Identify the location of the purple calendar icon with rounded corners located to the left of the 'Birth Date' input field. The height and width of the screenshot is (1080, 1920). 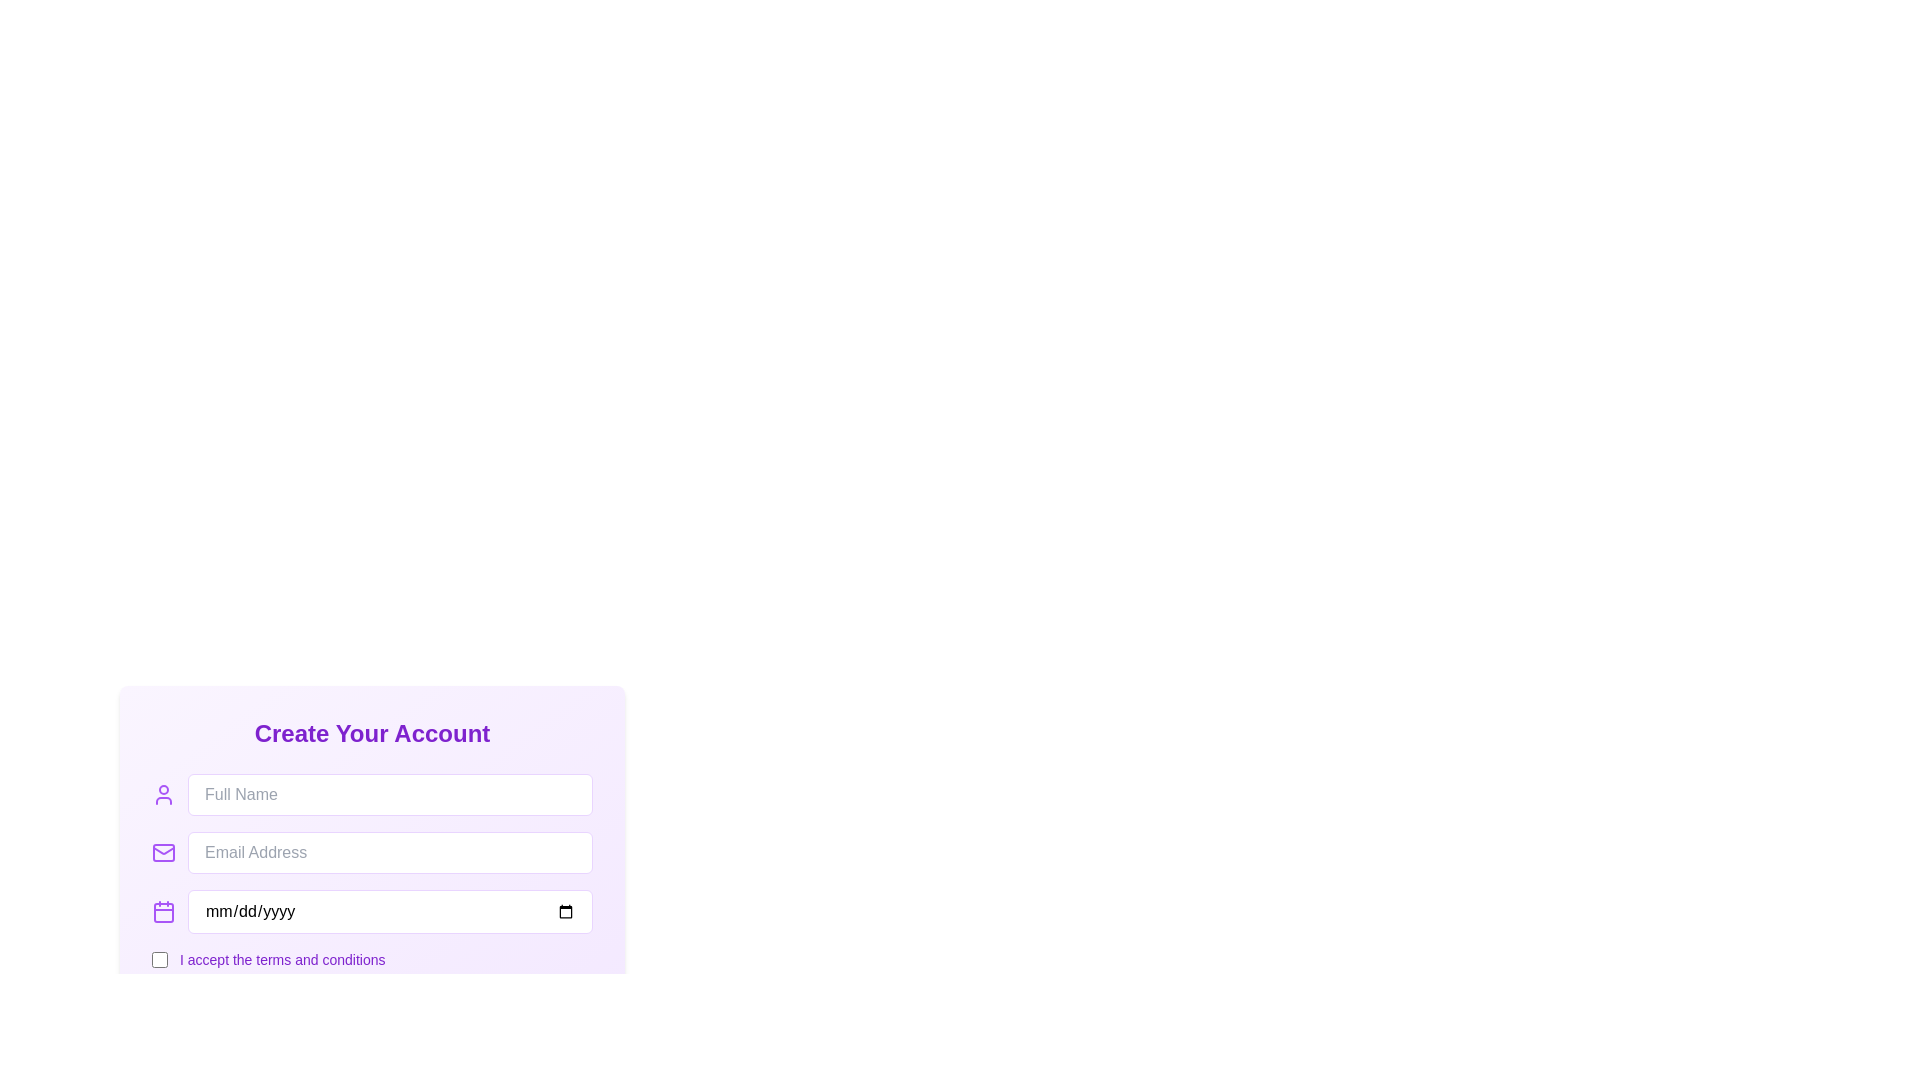
(163, 911).